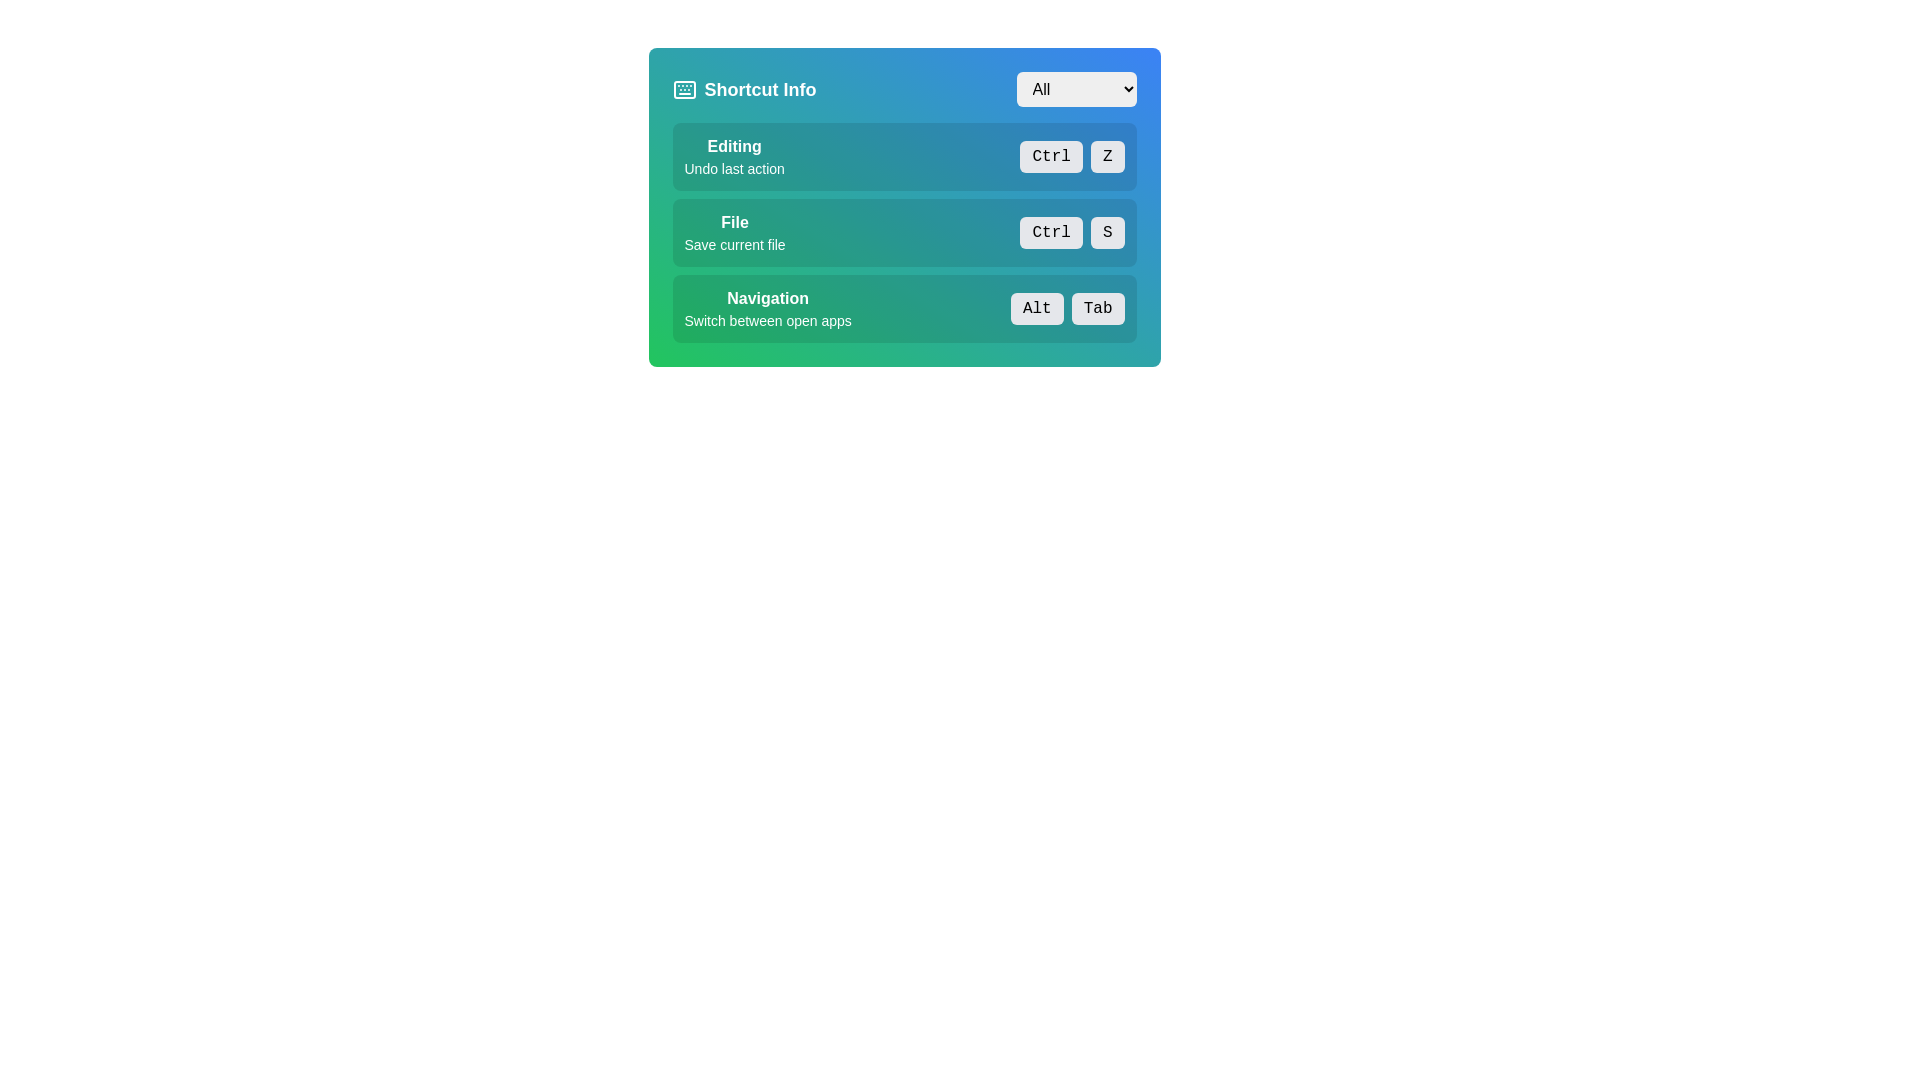 The height and width of the screenshot is (1080, 1920). I want to click on the Text Label that serves as a title for the action 'Undo last action' located in the 'Shortcut Info' widget, so click(733, 145).